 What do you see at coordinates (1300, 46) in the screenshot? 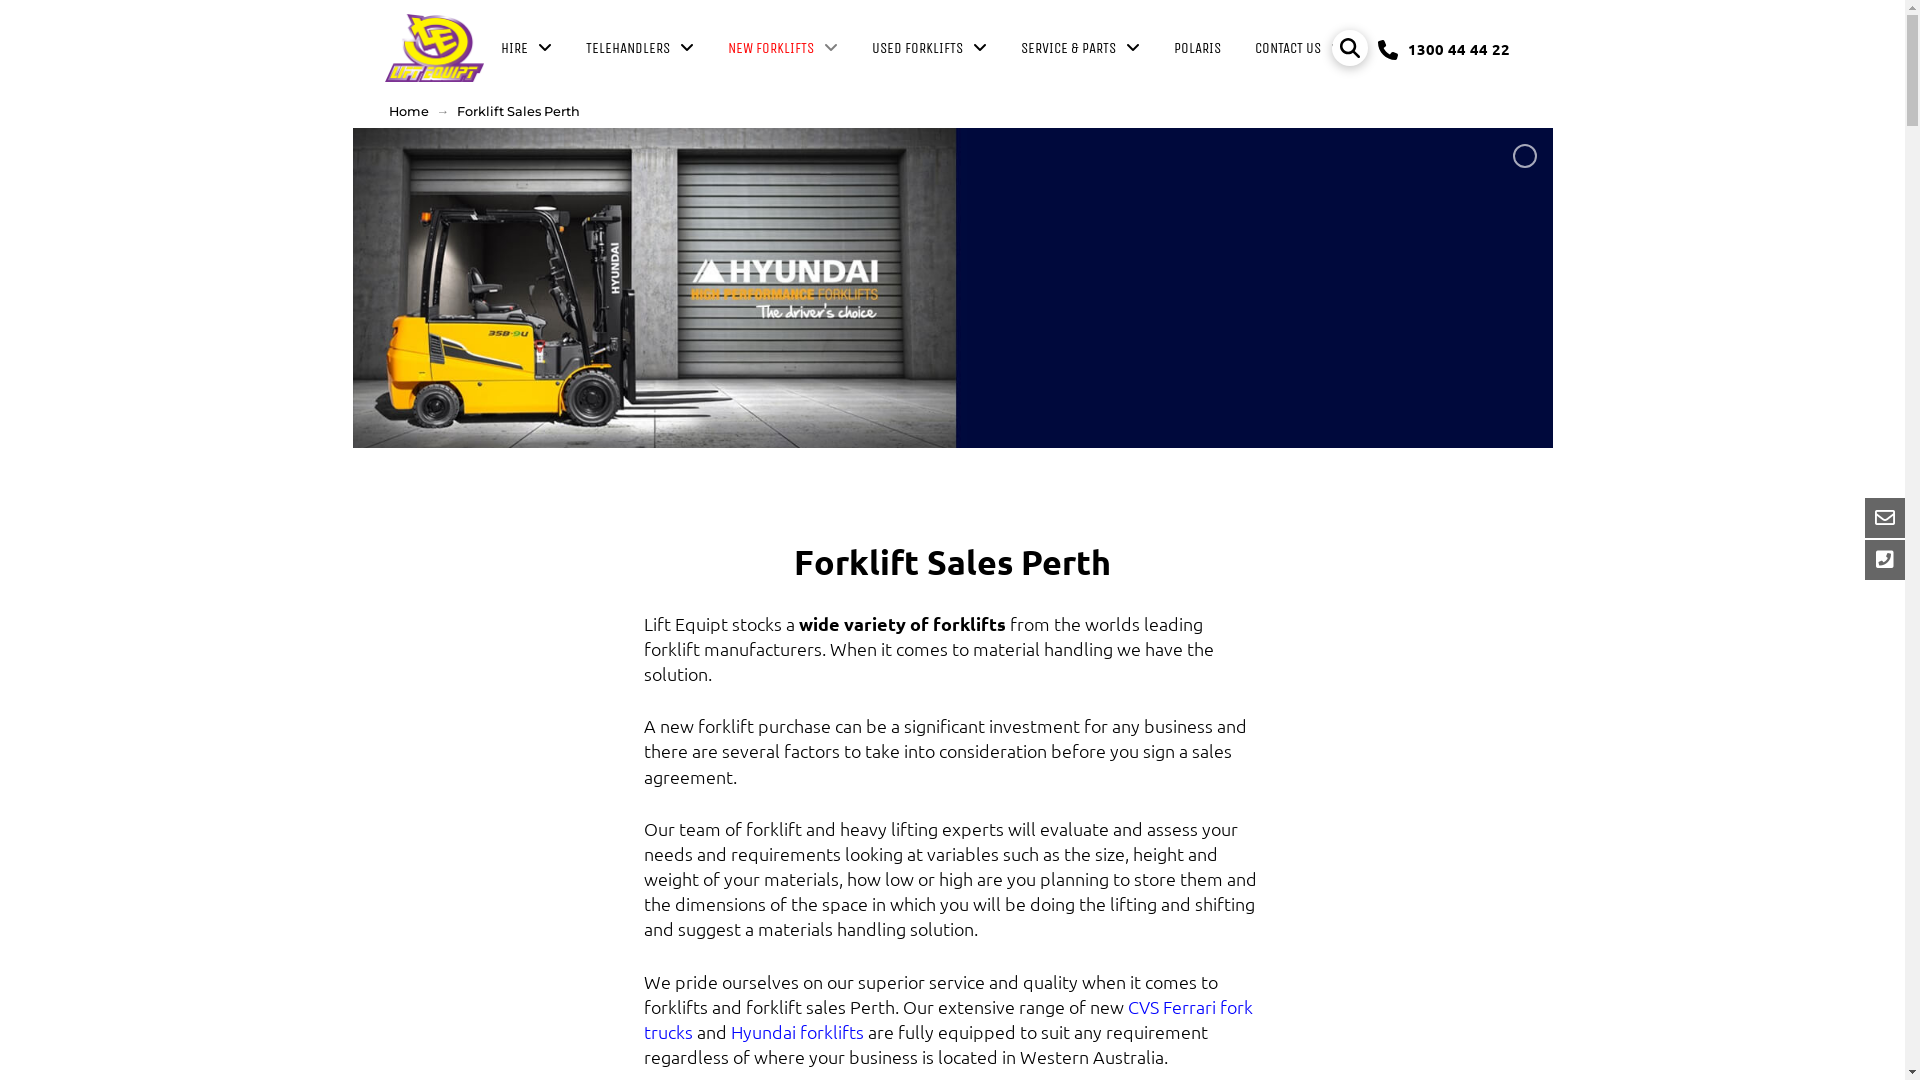
I see `'CONTACT US'` at bounding box center [1300, 46].